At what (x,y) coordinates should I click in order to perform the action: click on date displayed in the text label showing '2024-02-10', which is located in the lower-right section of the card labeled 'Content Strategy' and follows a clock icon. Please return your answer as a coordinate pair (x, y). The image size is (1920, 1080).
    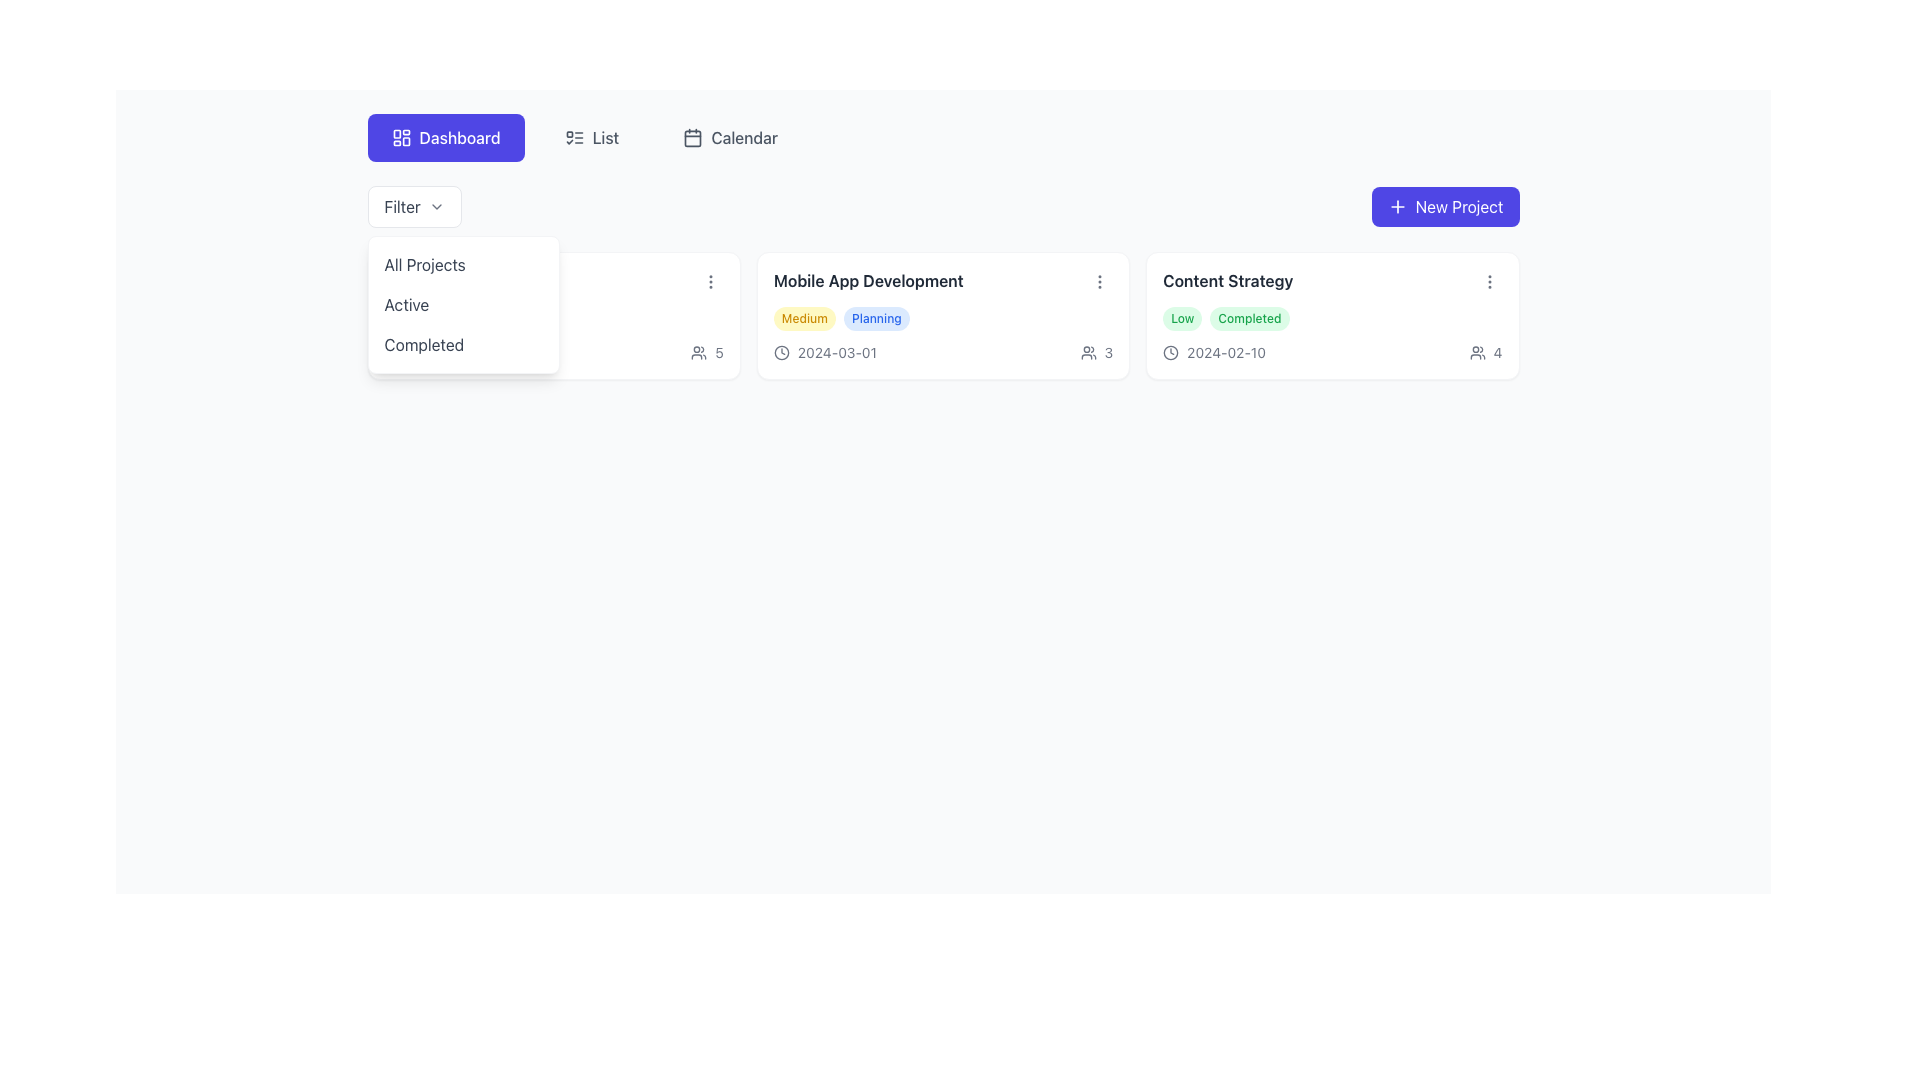
    Looking at the image, I should click on (1225, 352).